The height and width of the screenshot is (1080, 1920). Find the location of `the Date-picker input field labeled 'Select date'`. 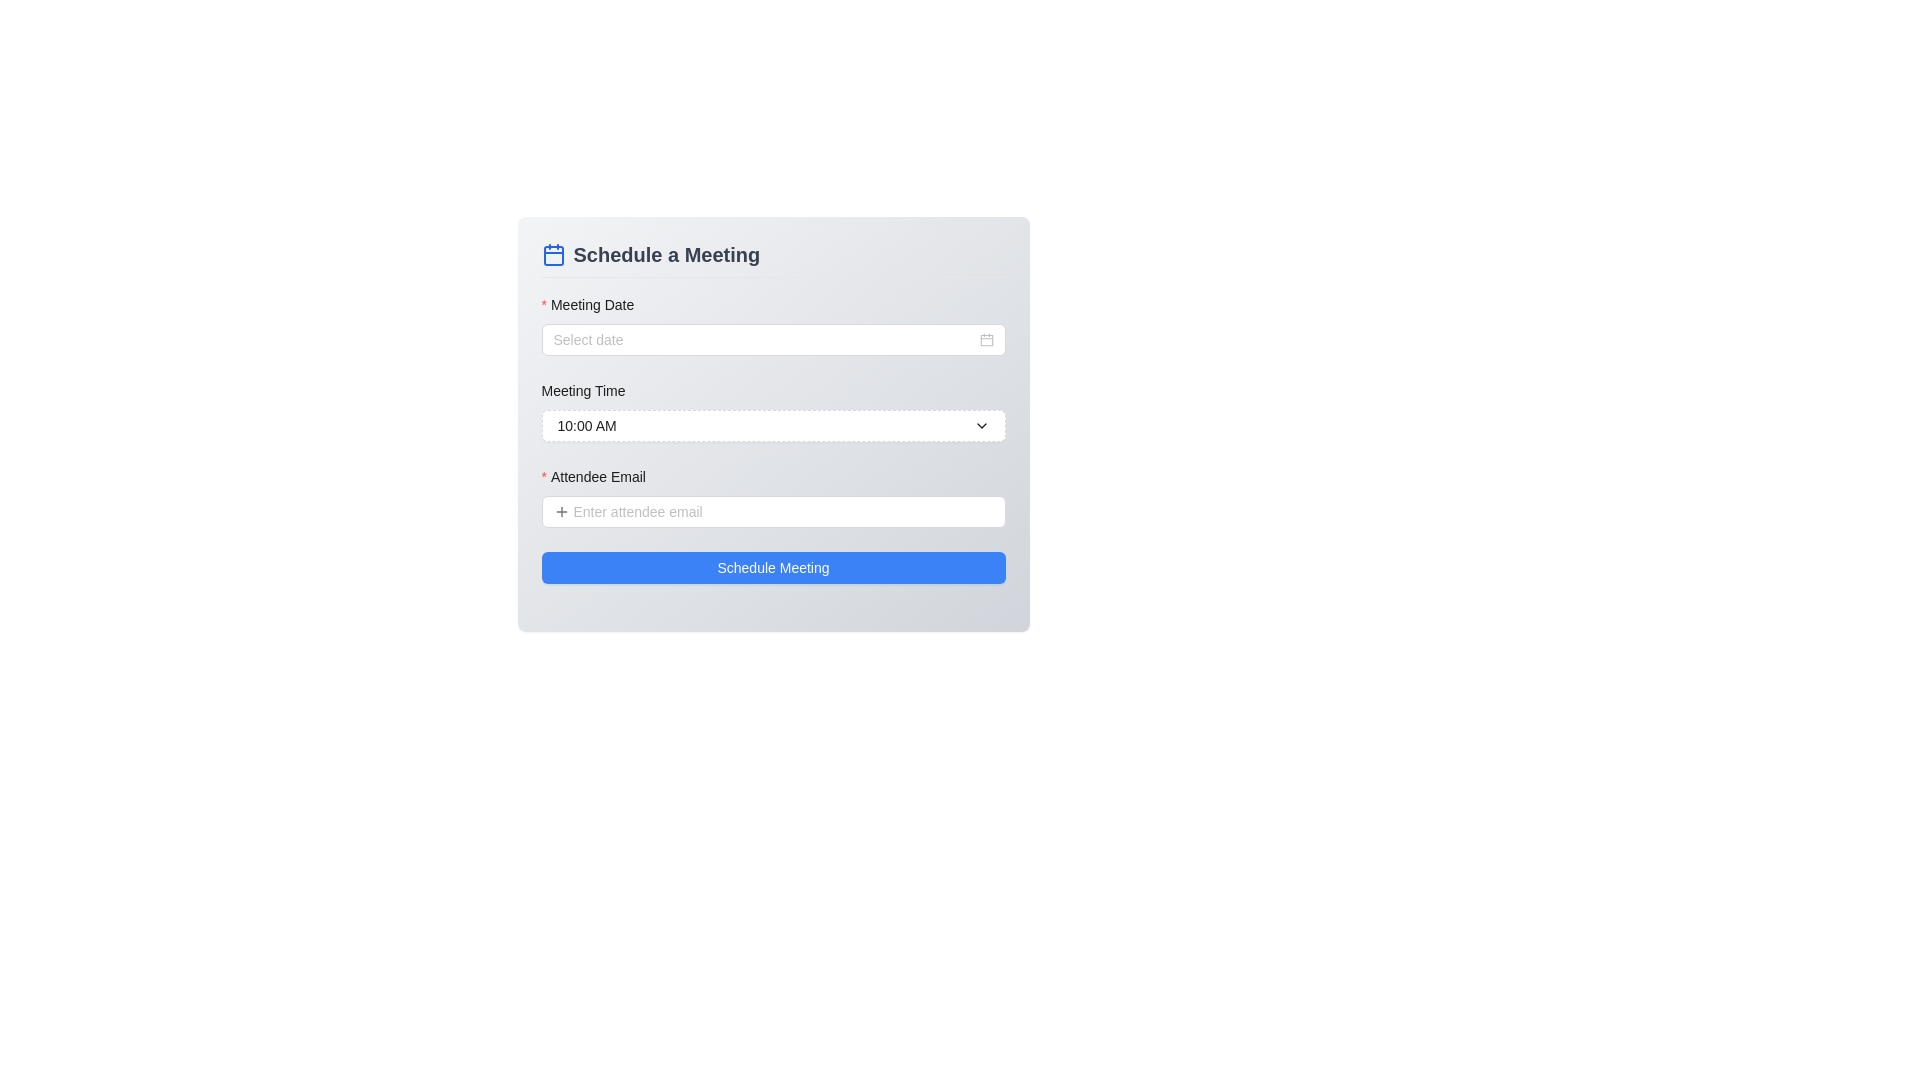

the Date-picker input field labeled 'Select date' is located at coordinates (772, 338).